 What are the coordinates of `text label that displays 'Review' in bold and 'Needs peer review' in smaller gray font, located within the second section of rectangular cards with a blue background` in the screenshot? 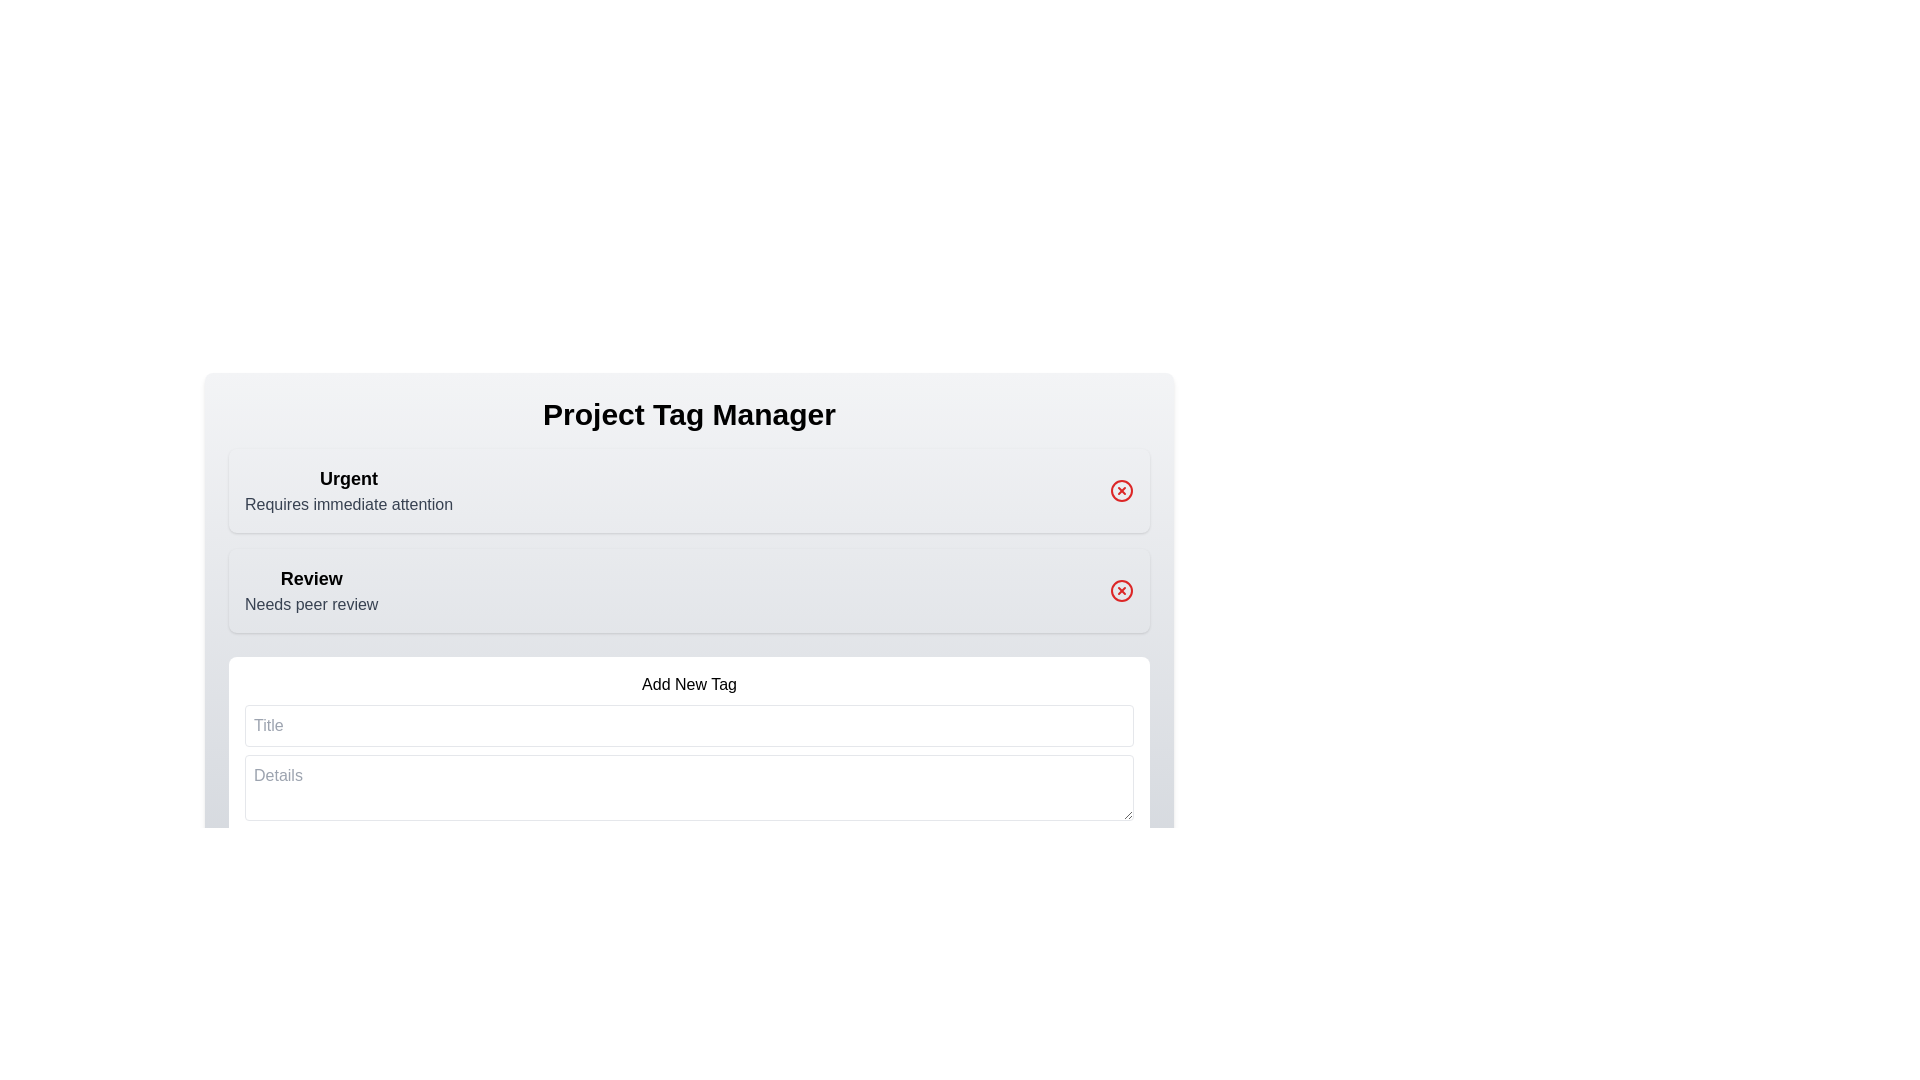 It's located at (310, 589).